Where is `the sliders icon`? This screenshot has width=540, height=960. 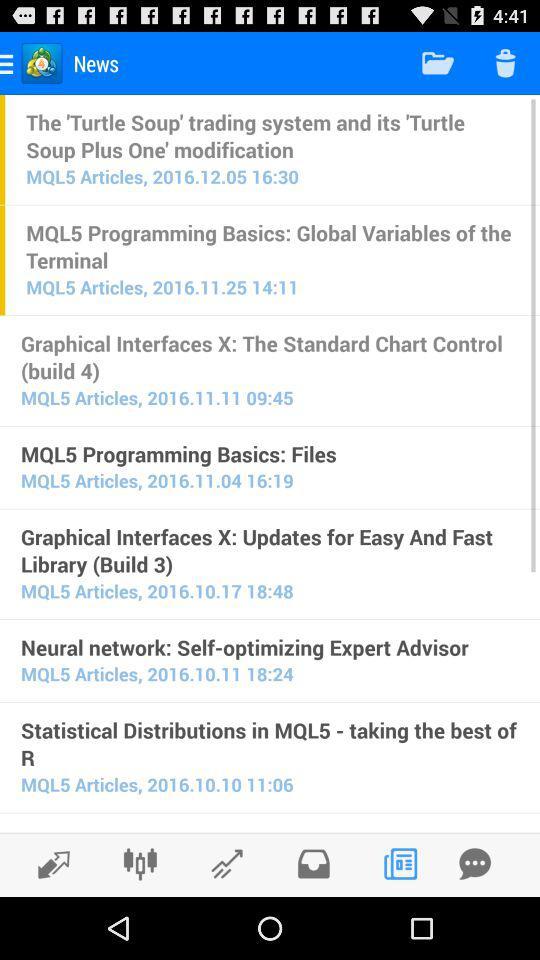 the sliders icon is located at coordinates (139, 924).